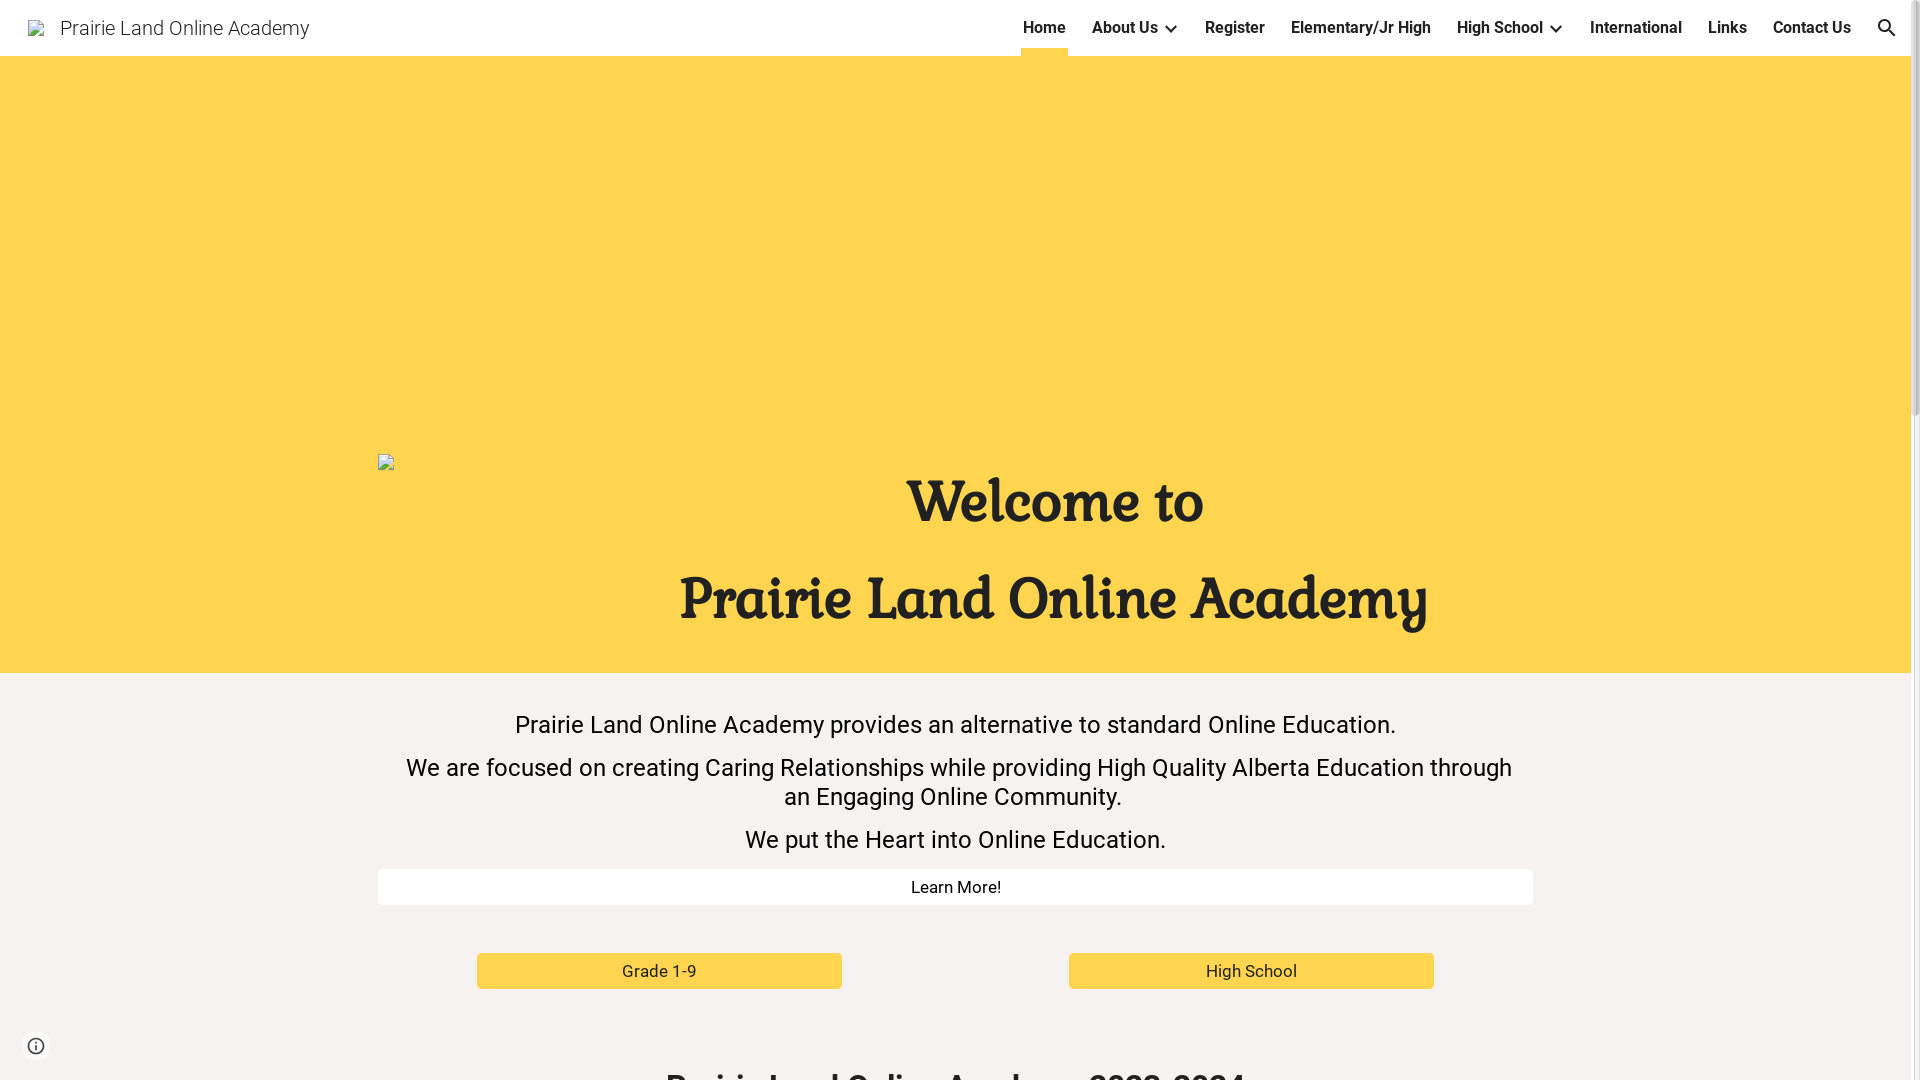 The width and height of the screenshot is (1920, 1080). I want to click on 'Home', so click(1022, 27).